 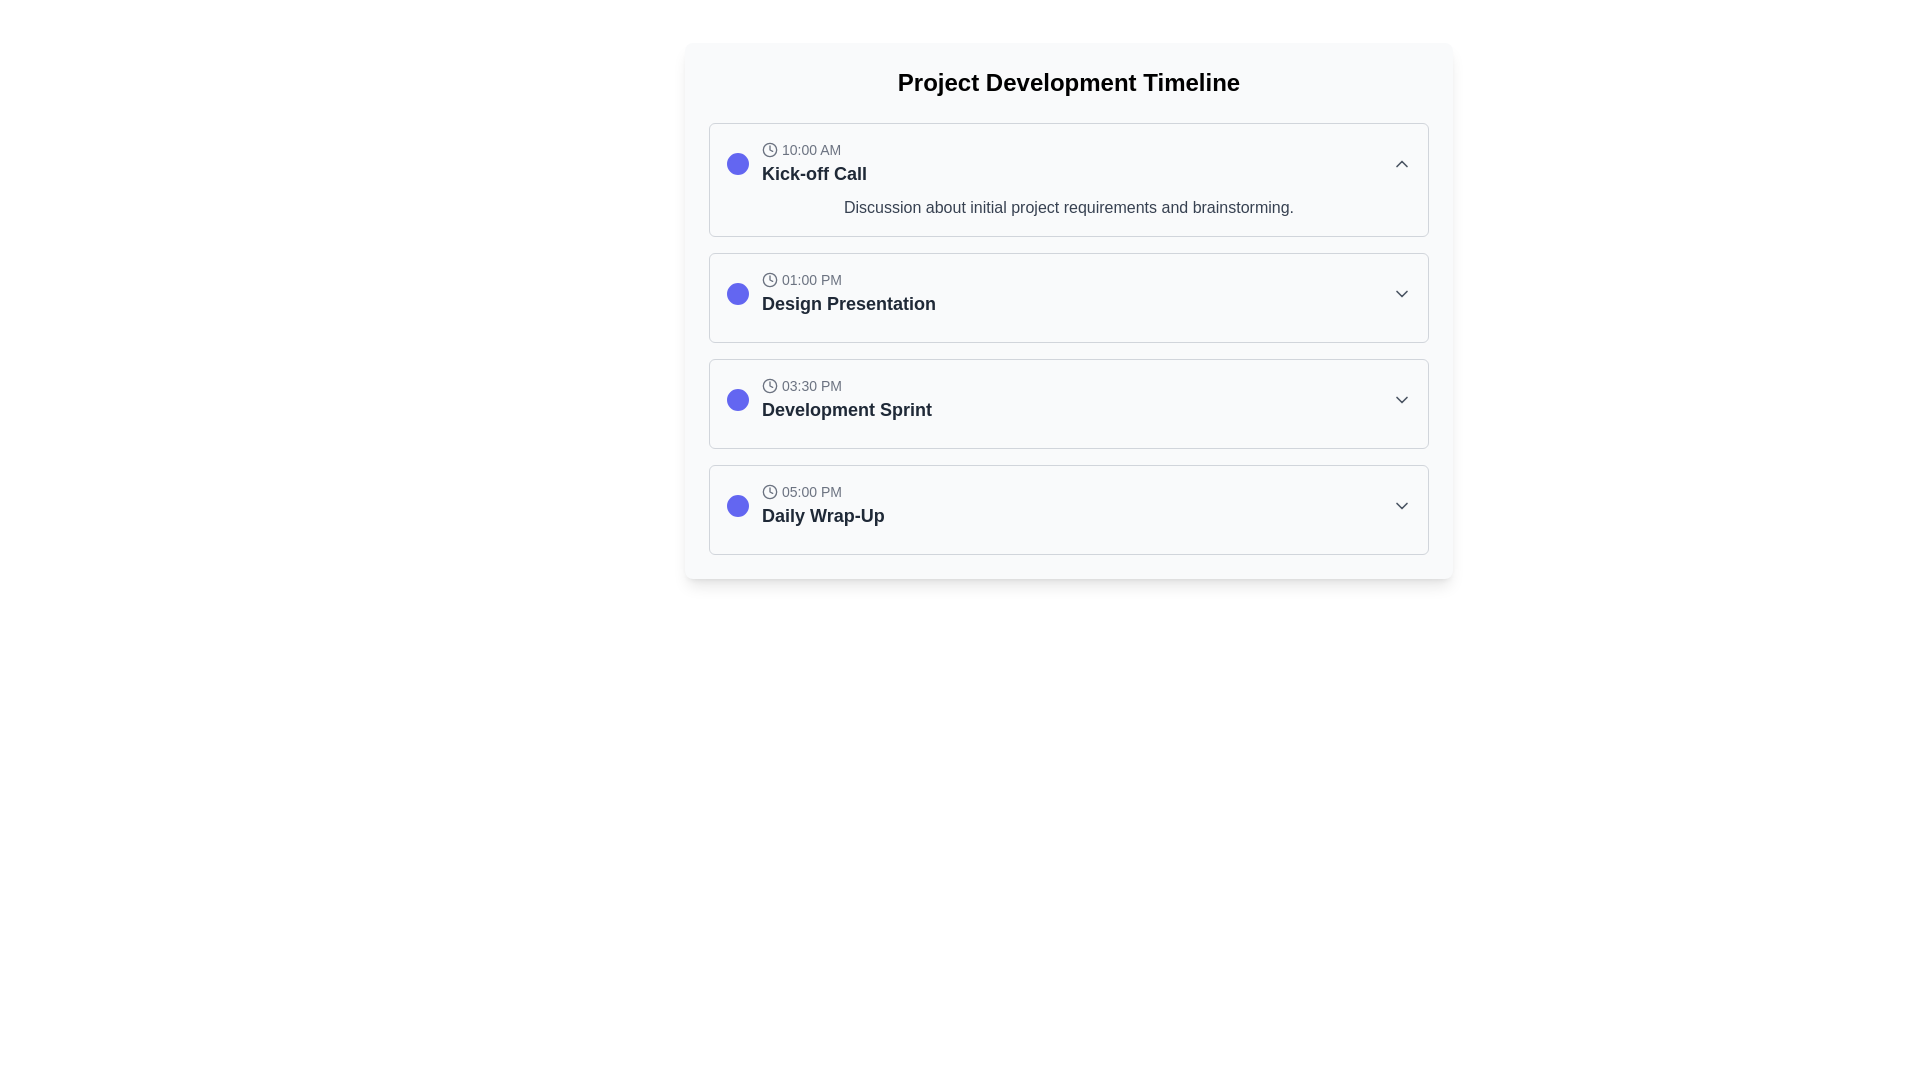 I want to click on the Composite Text Element displaying 'Kick-off Call' with the time '10:00 AM' in smaller gray text, located in the upper left section of the scheduled events list, so click(x=814, y=163).